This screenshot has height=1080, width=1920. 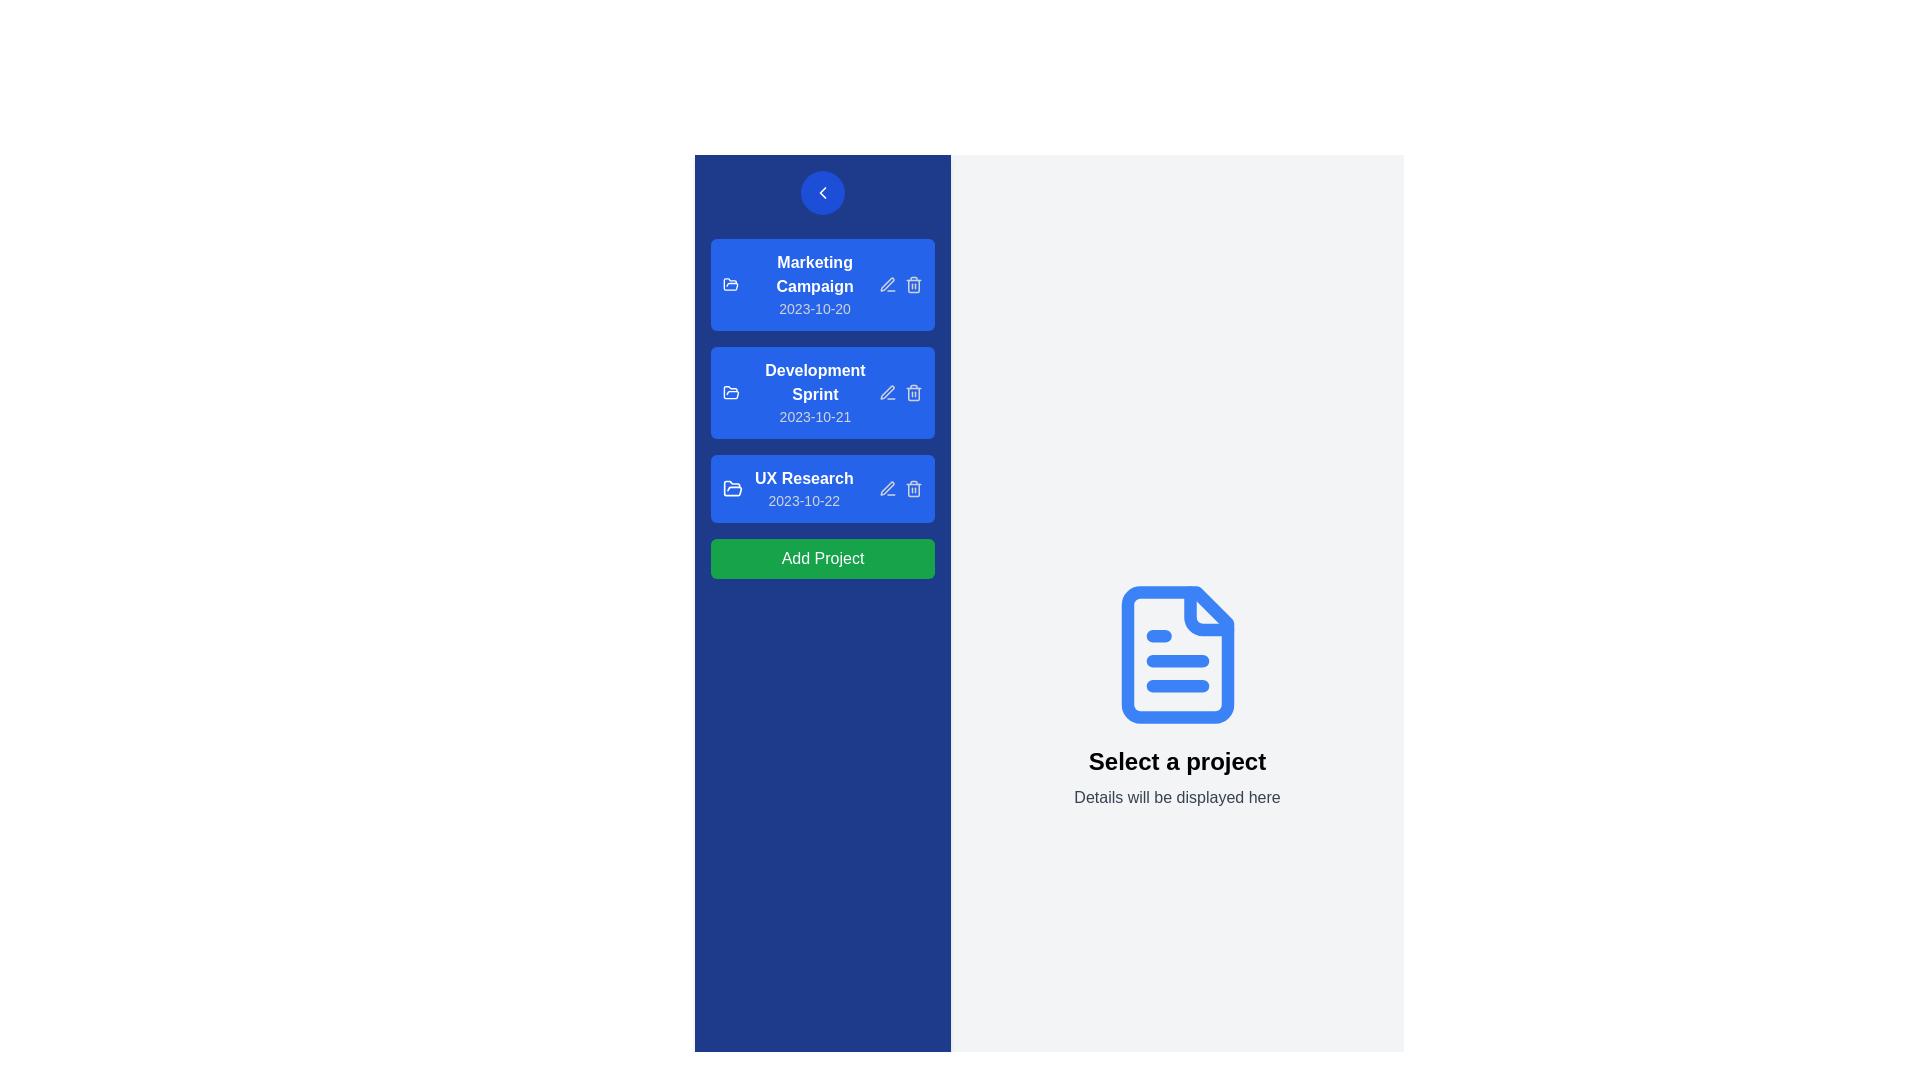 I want to click on the rectangular segment of the trash can icon associated with the 'Marketing Campaign' item, which indicates the delete functionality, so click(x=912, y=286).